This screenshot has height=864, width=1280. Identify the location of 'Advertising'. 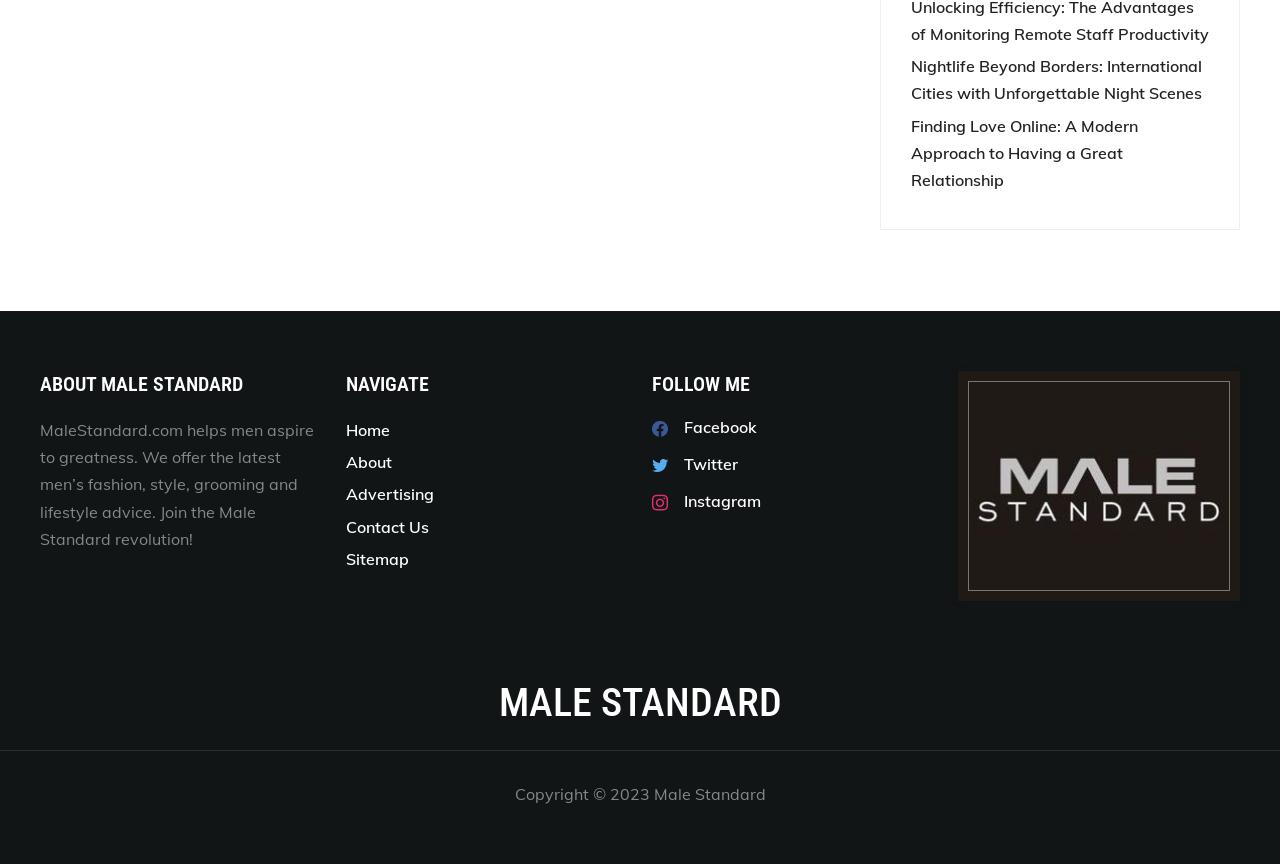
(390, 494).